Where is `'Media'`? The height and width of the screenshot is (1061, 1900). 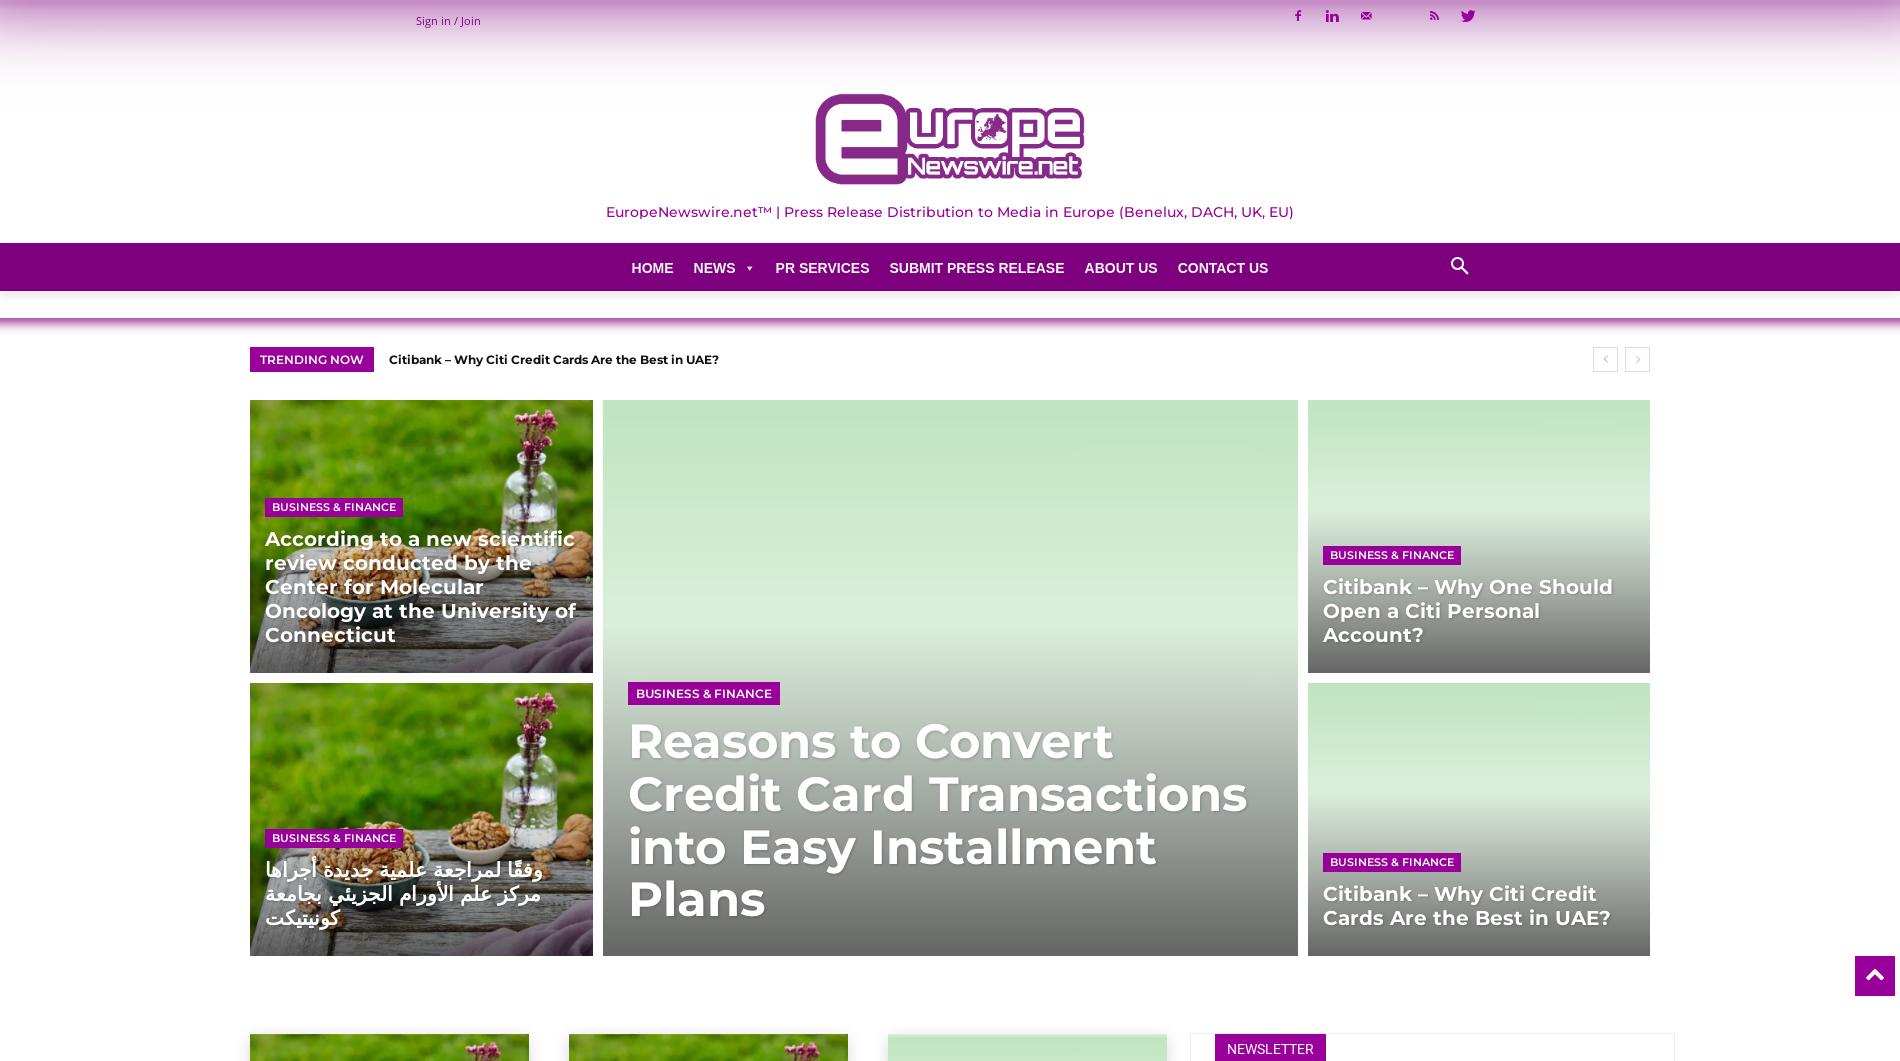 'Media' is located at coordinates (709, 589).